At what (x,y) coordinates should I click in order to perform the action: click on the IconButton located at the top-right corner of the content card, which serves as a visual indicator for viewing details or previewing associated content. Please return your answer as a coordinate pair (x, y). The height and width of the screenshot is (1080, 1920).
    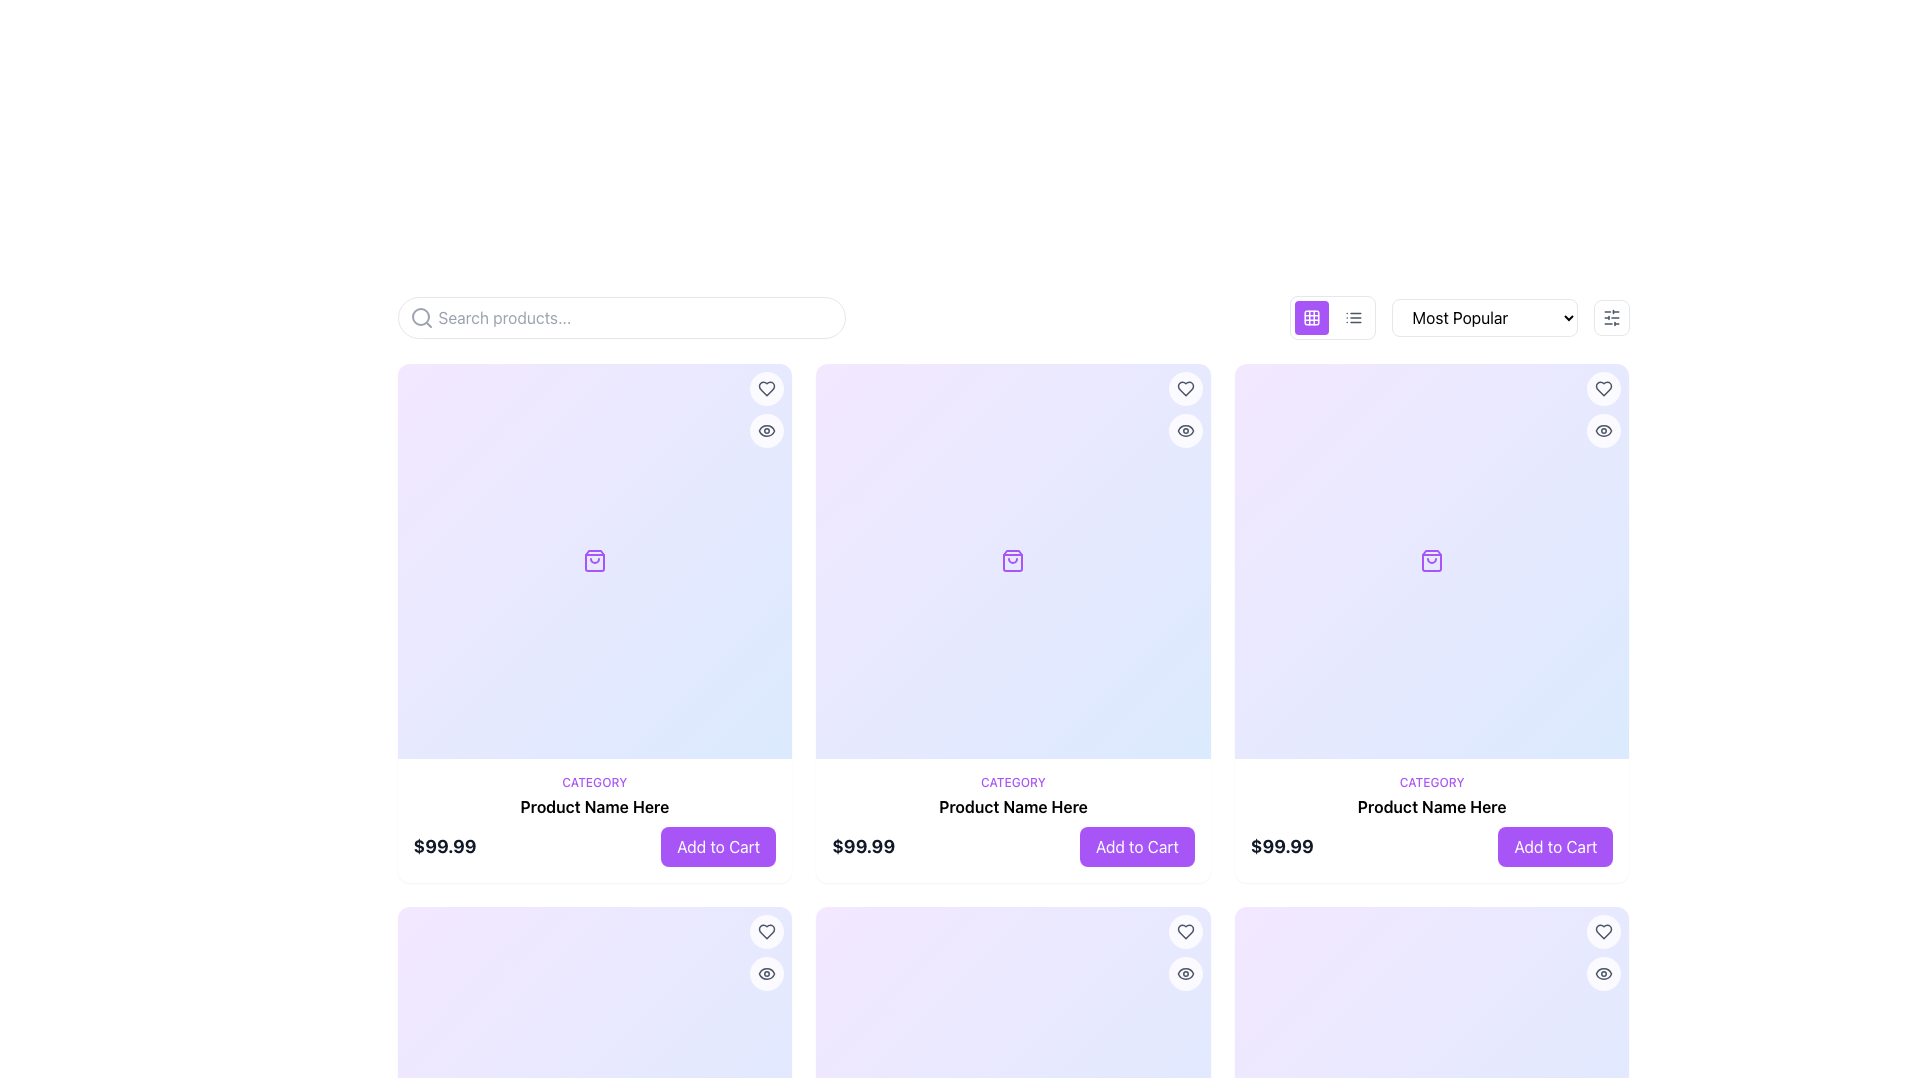
    Looking at the image, I should click on (1604, 972).